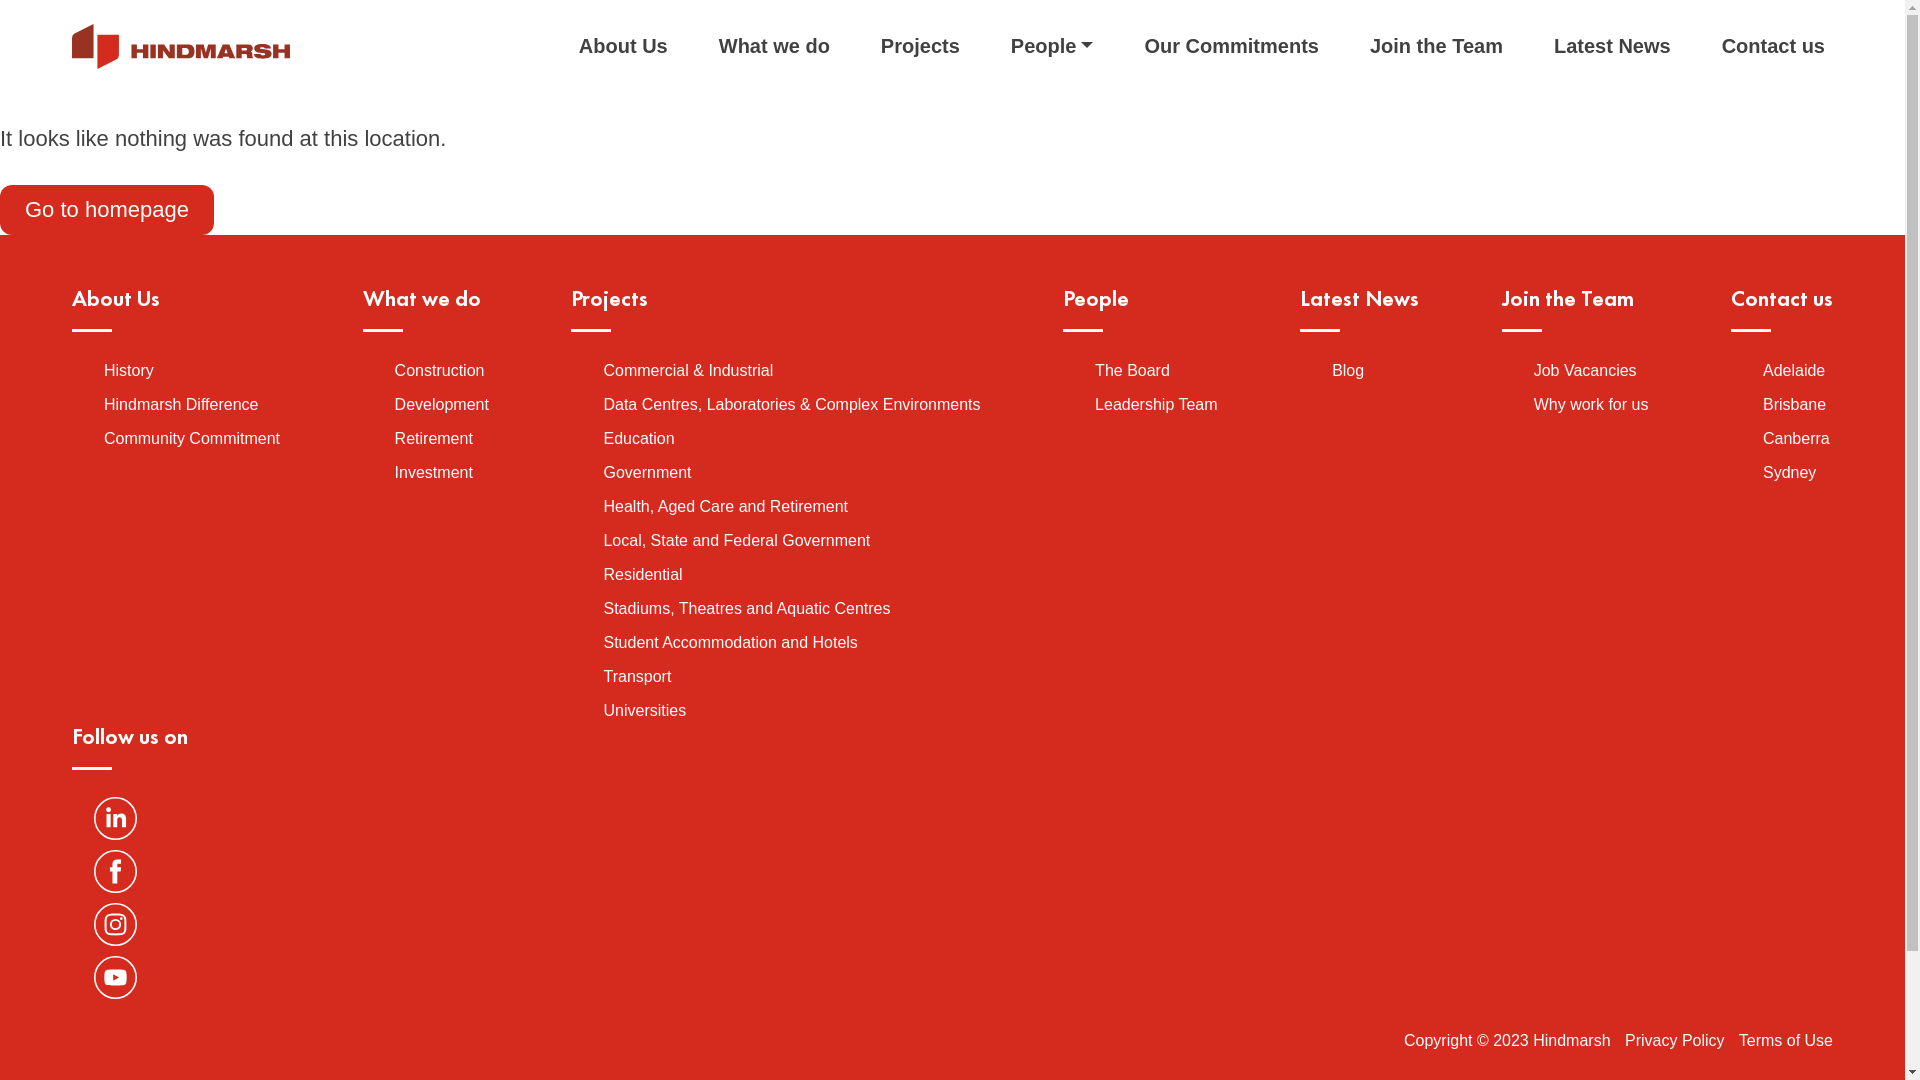 The height and width of the screenshot is (1080, 1920). What do you see at coordinates (1584, 370) in the screenshot?
I see `'Job Vacancies'` at bounding box center [1584, 370].